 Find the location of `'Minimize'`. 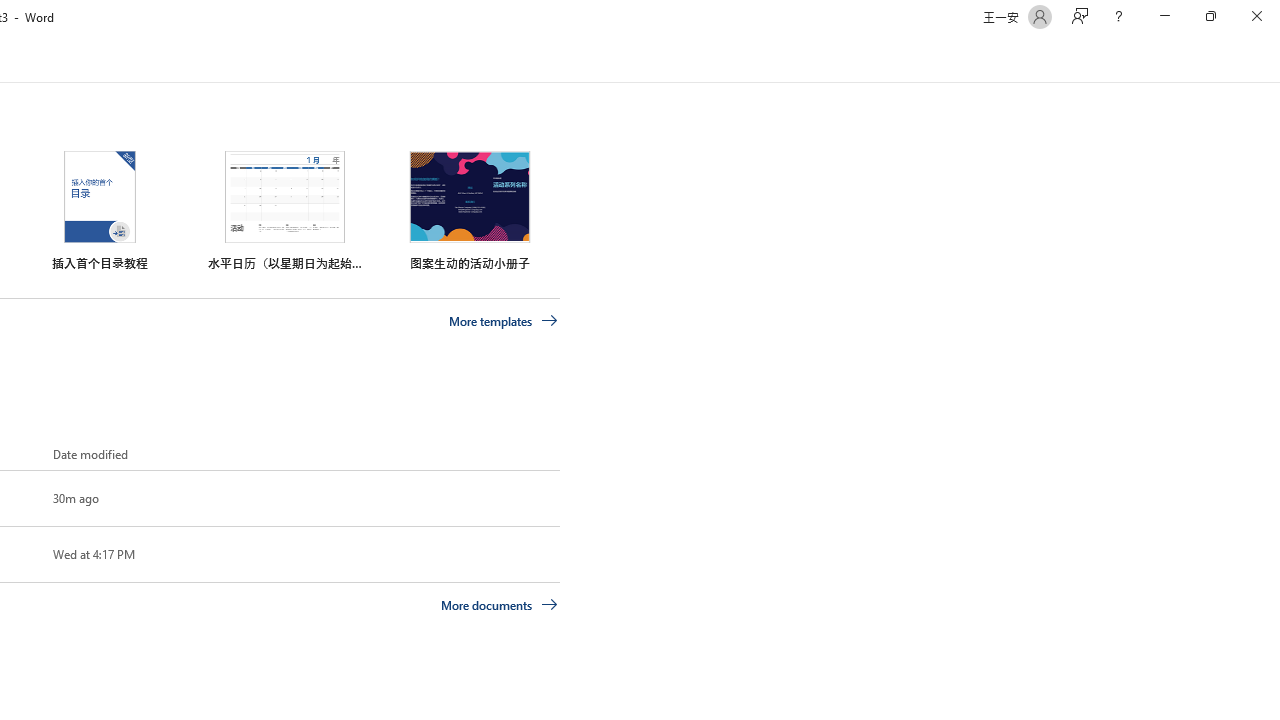

'Minimize' is located at coordinates (1164, 16).